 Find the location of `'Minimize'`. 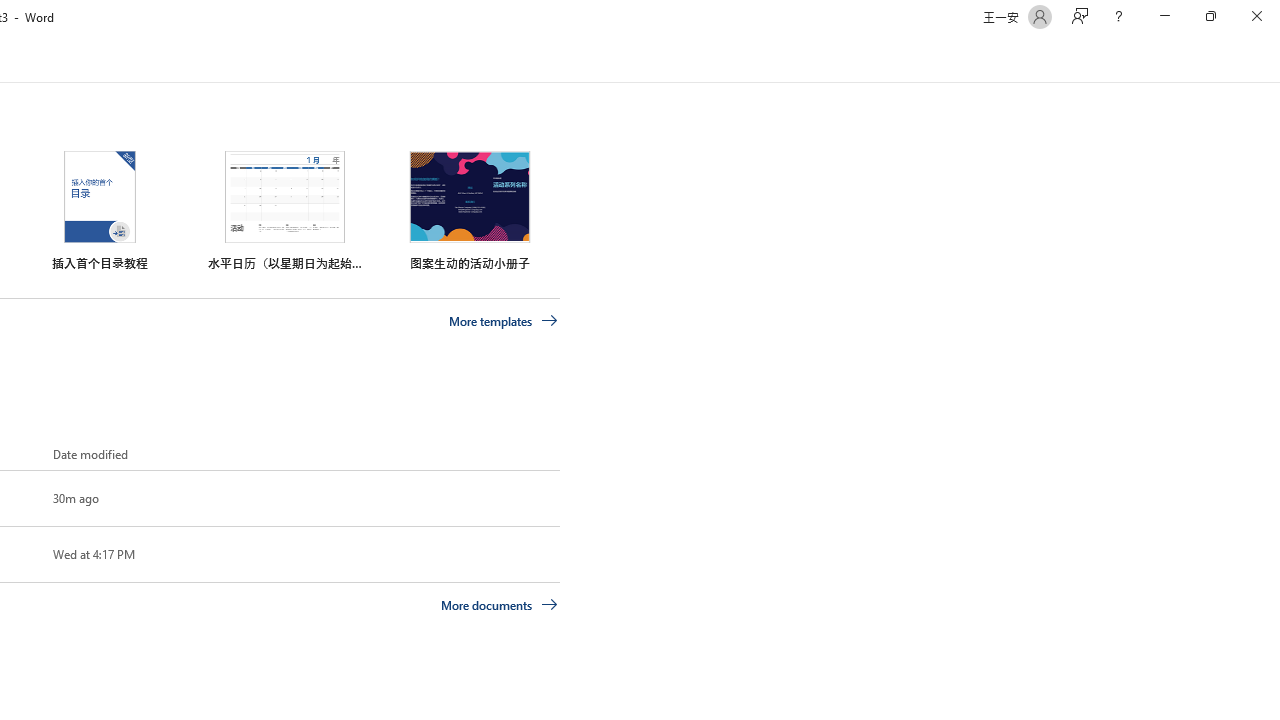

'Minimize' is located at coordinates (1164, 16).